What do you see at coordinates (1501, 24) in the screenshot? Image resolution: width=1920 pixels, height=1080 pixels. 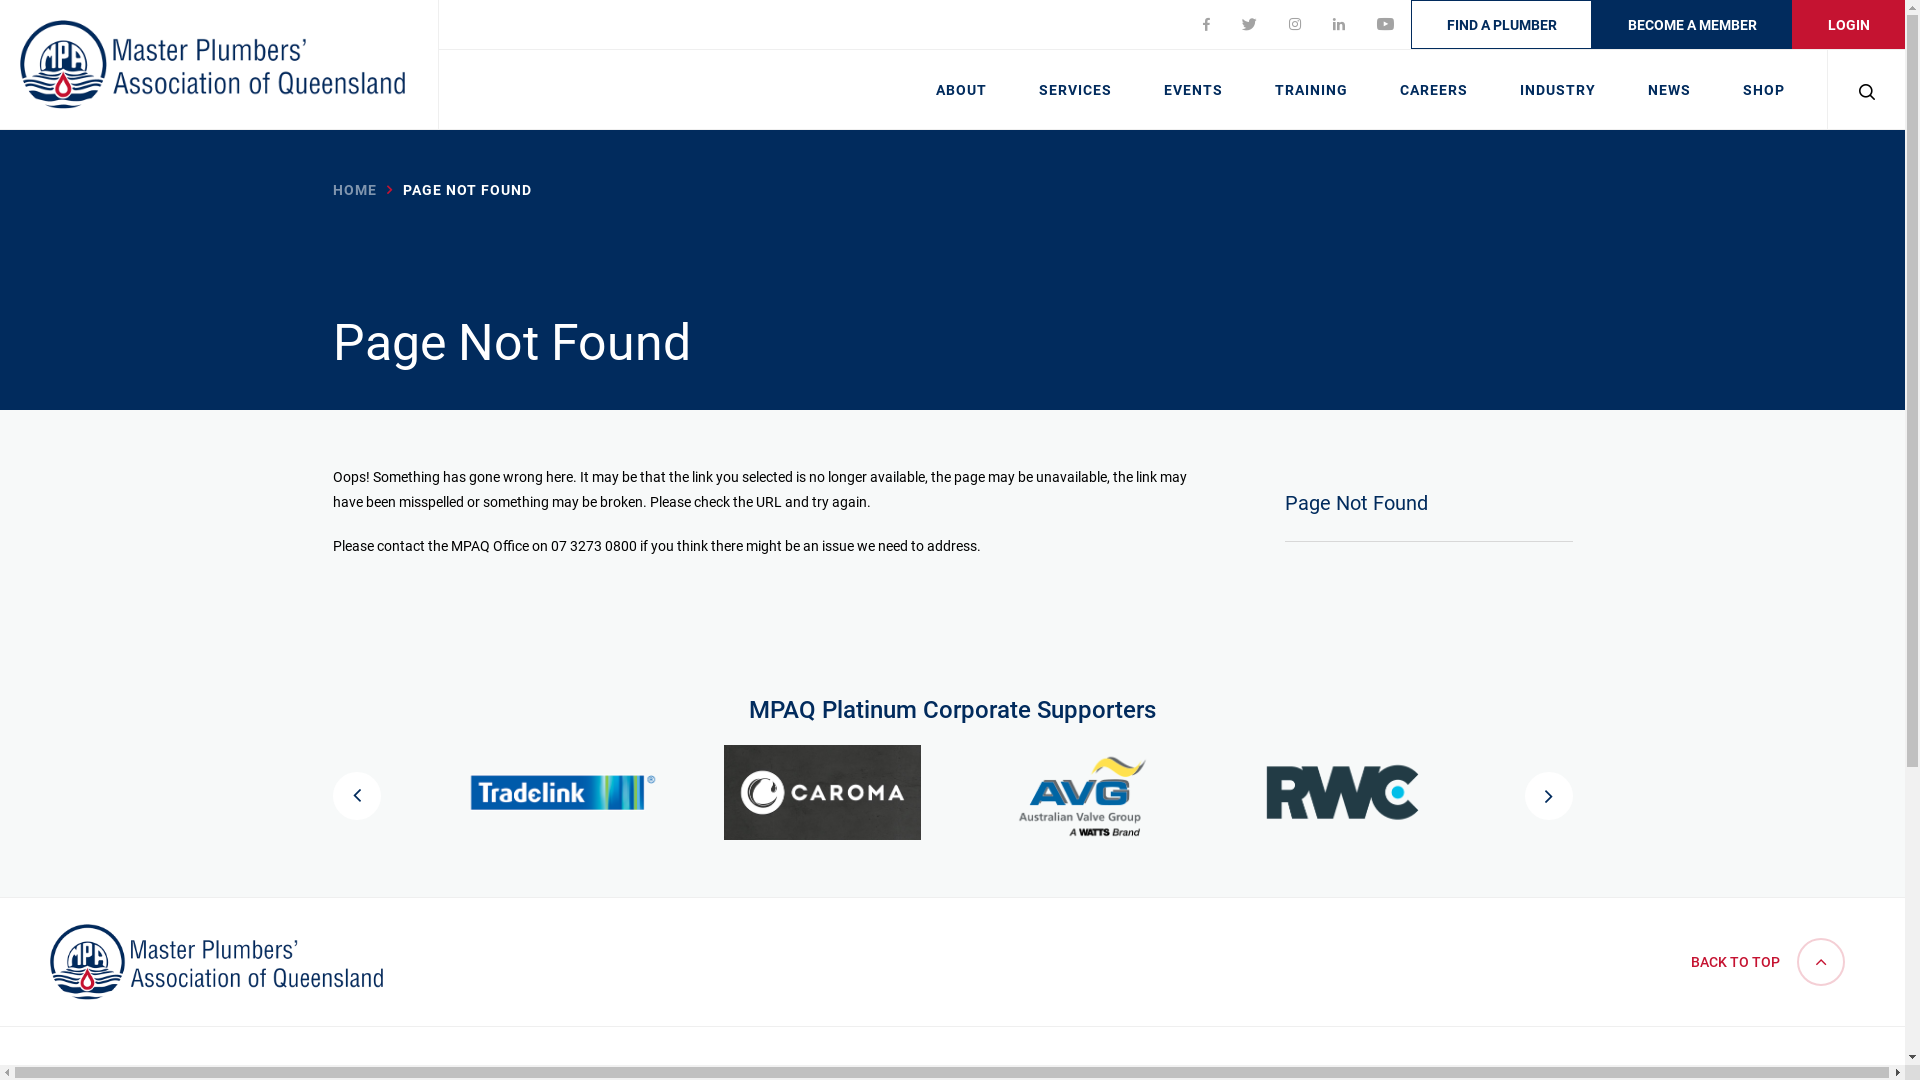 I see `'FIND A PLUMBER'` at bounding box center [1501, 24].